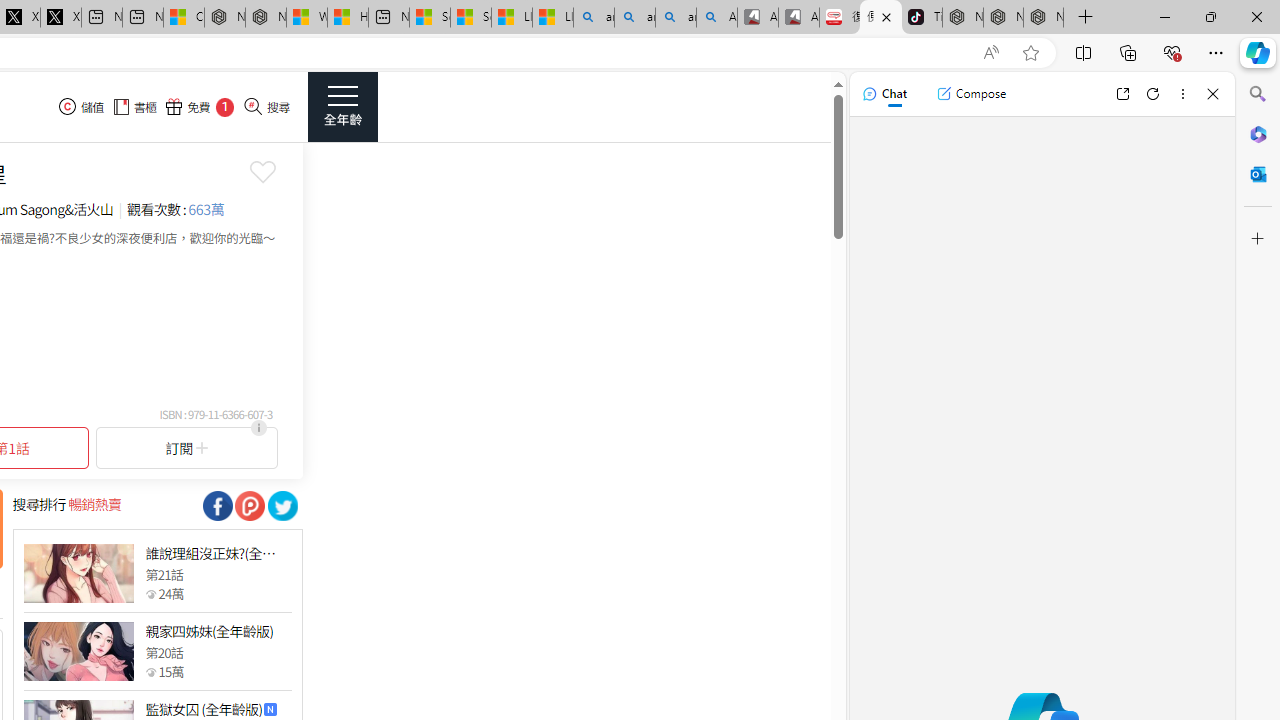 This screenshot has width=1280, height=720. Describe the element at coordinates (1209, 16) in the screenshot. I see `'Restore'` at that location.